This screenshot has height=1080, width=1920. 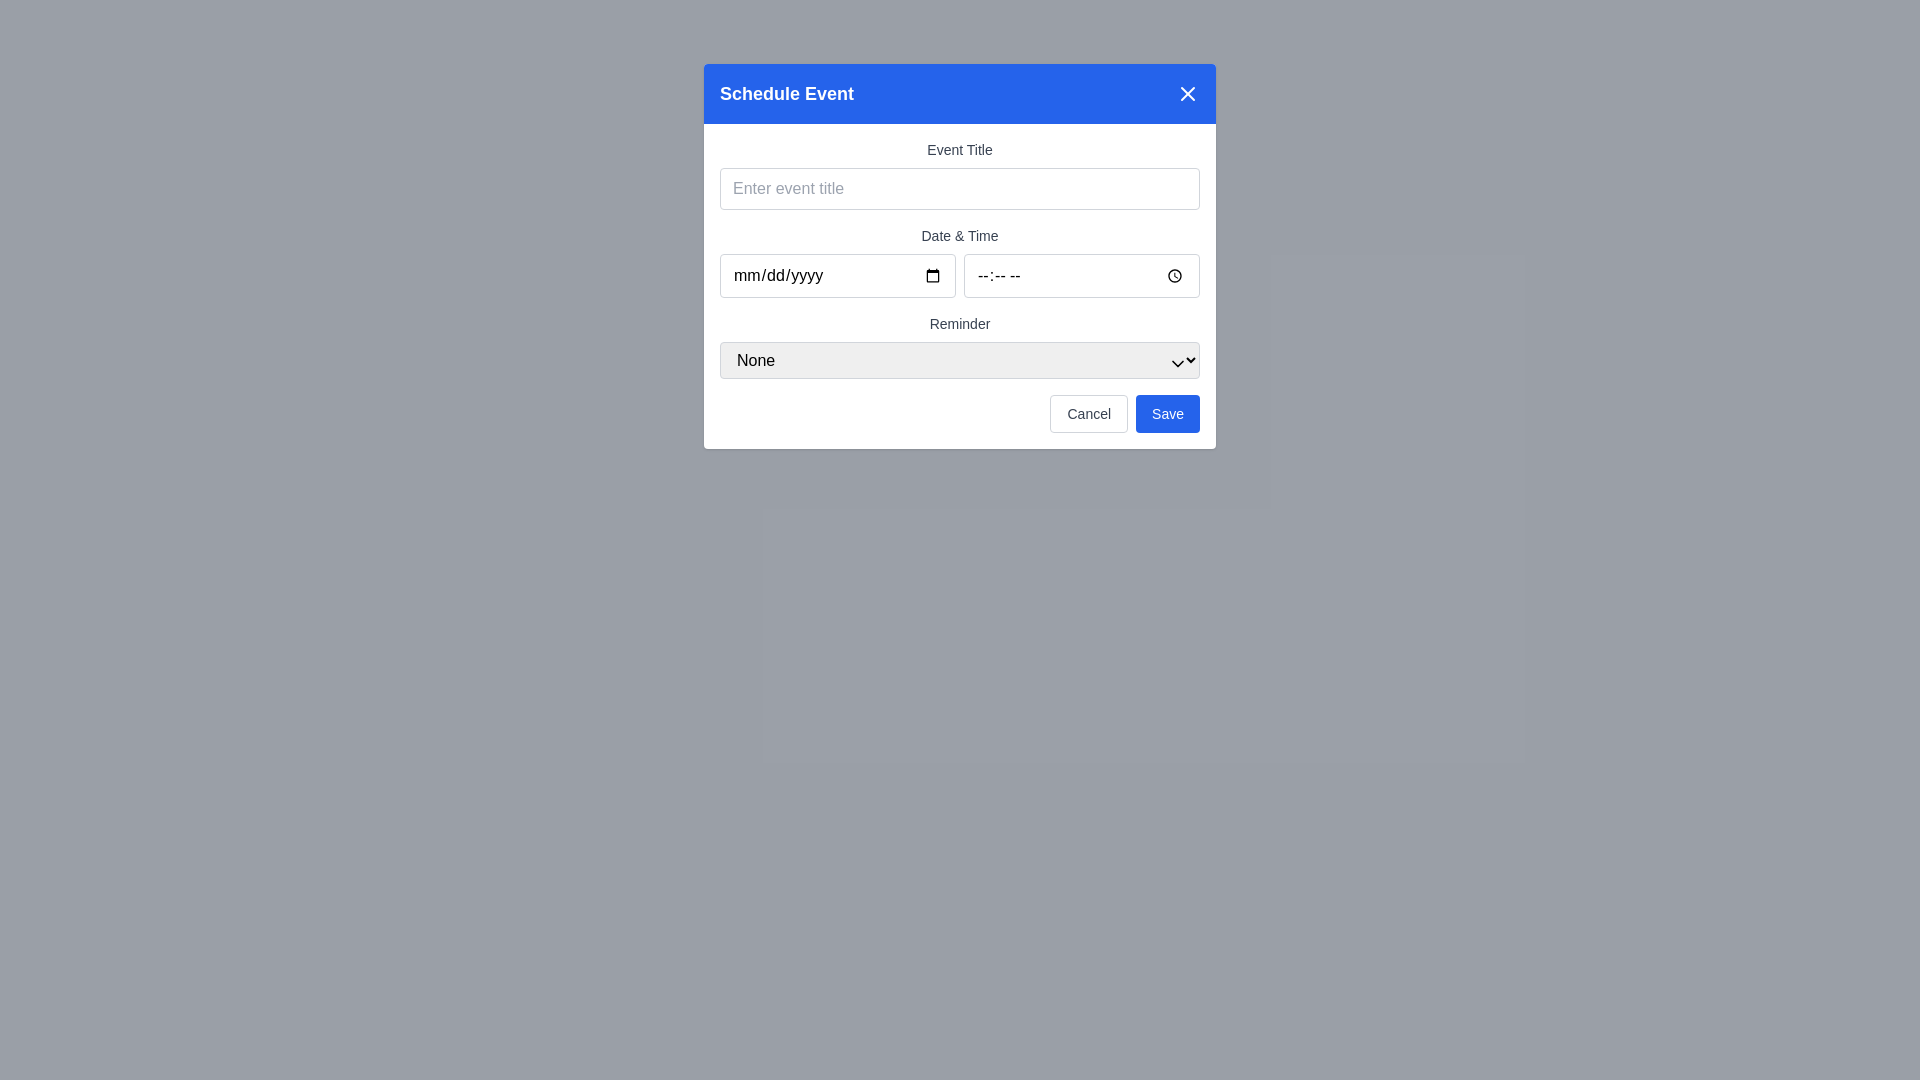 What do you see at coordinates (960, 345) in the screenshot?
I see `the dropdown menu for selecting reminder options in the 'Schedule Event' form` at bounding box center [960, 345].